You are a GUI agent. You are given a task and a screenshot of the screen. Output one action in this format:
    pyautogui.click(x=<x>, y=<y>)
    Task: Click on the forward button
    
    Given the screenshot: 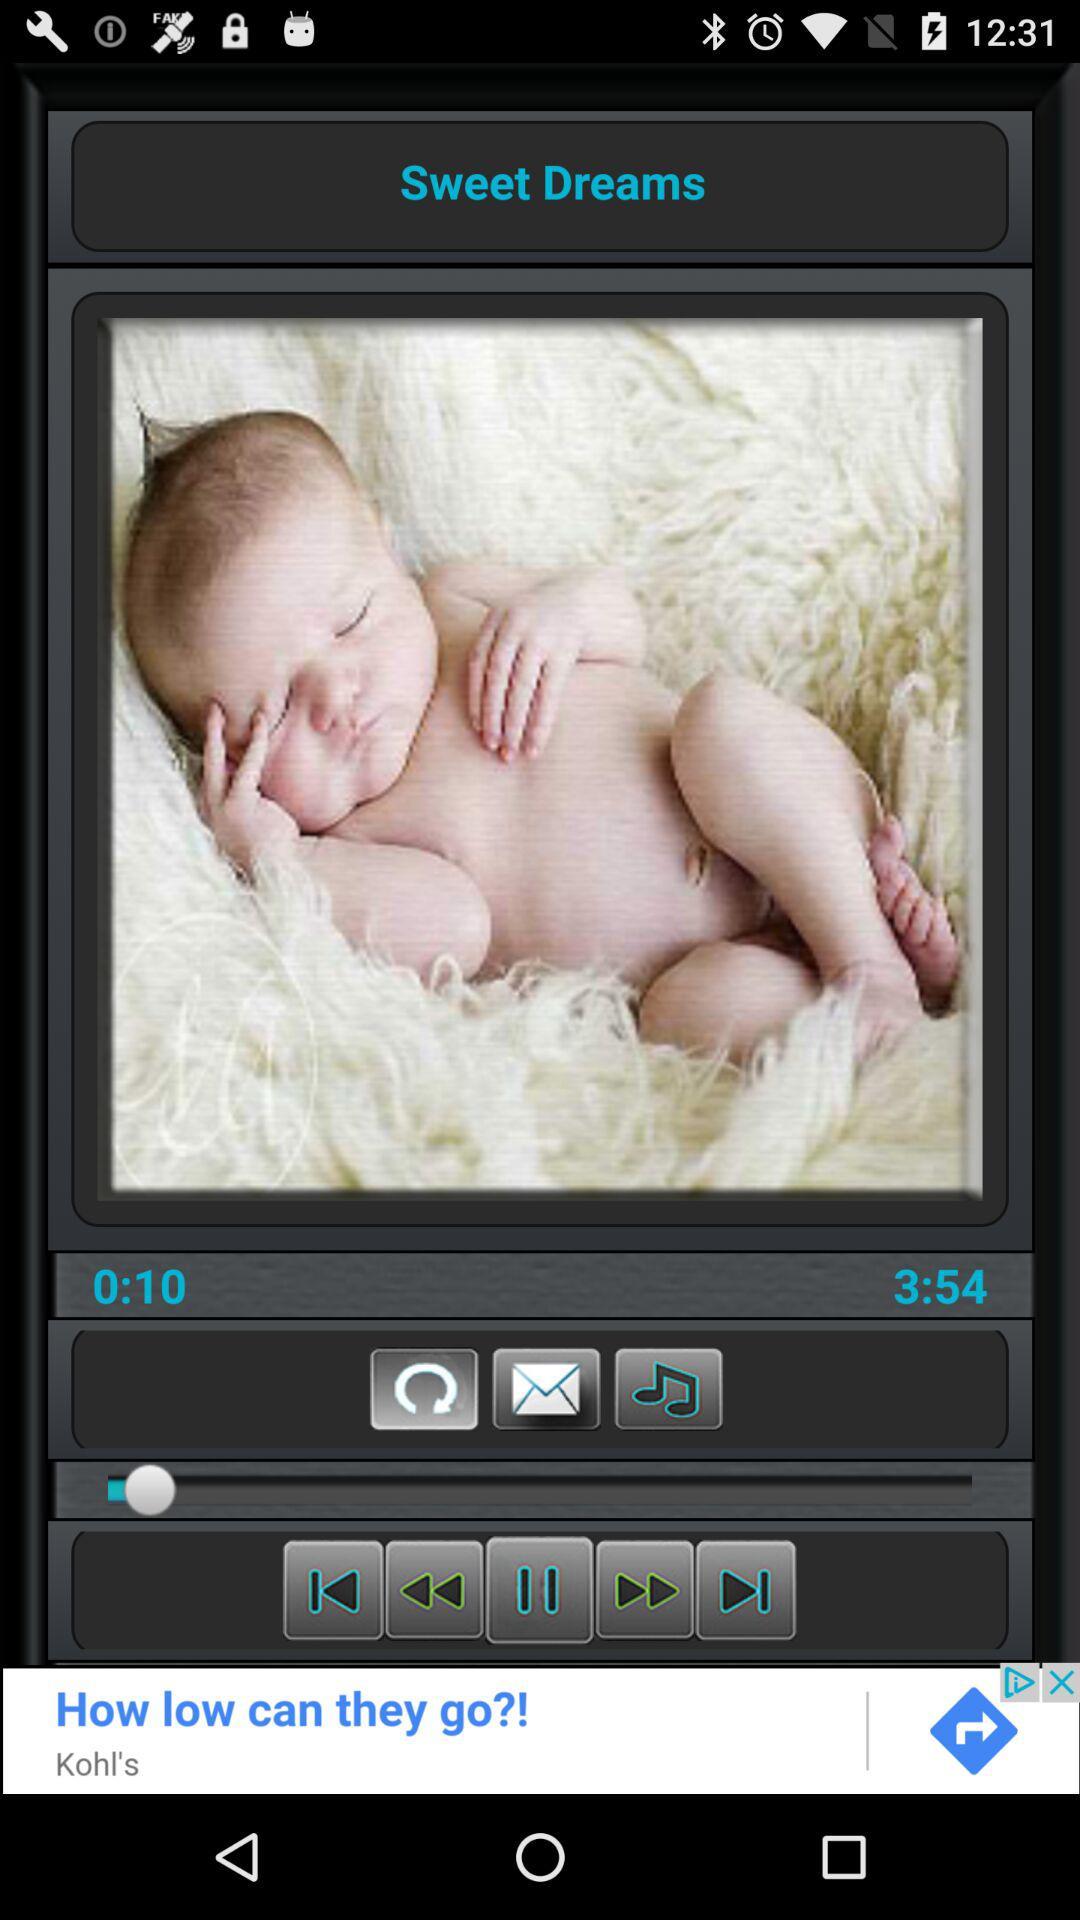 What is the action you would take?
    pyautogui.click(x=644, y=1589)
    